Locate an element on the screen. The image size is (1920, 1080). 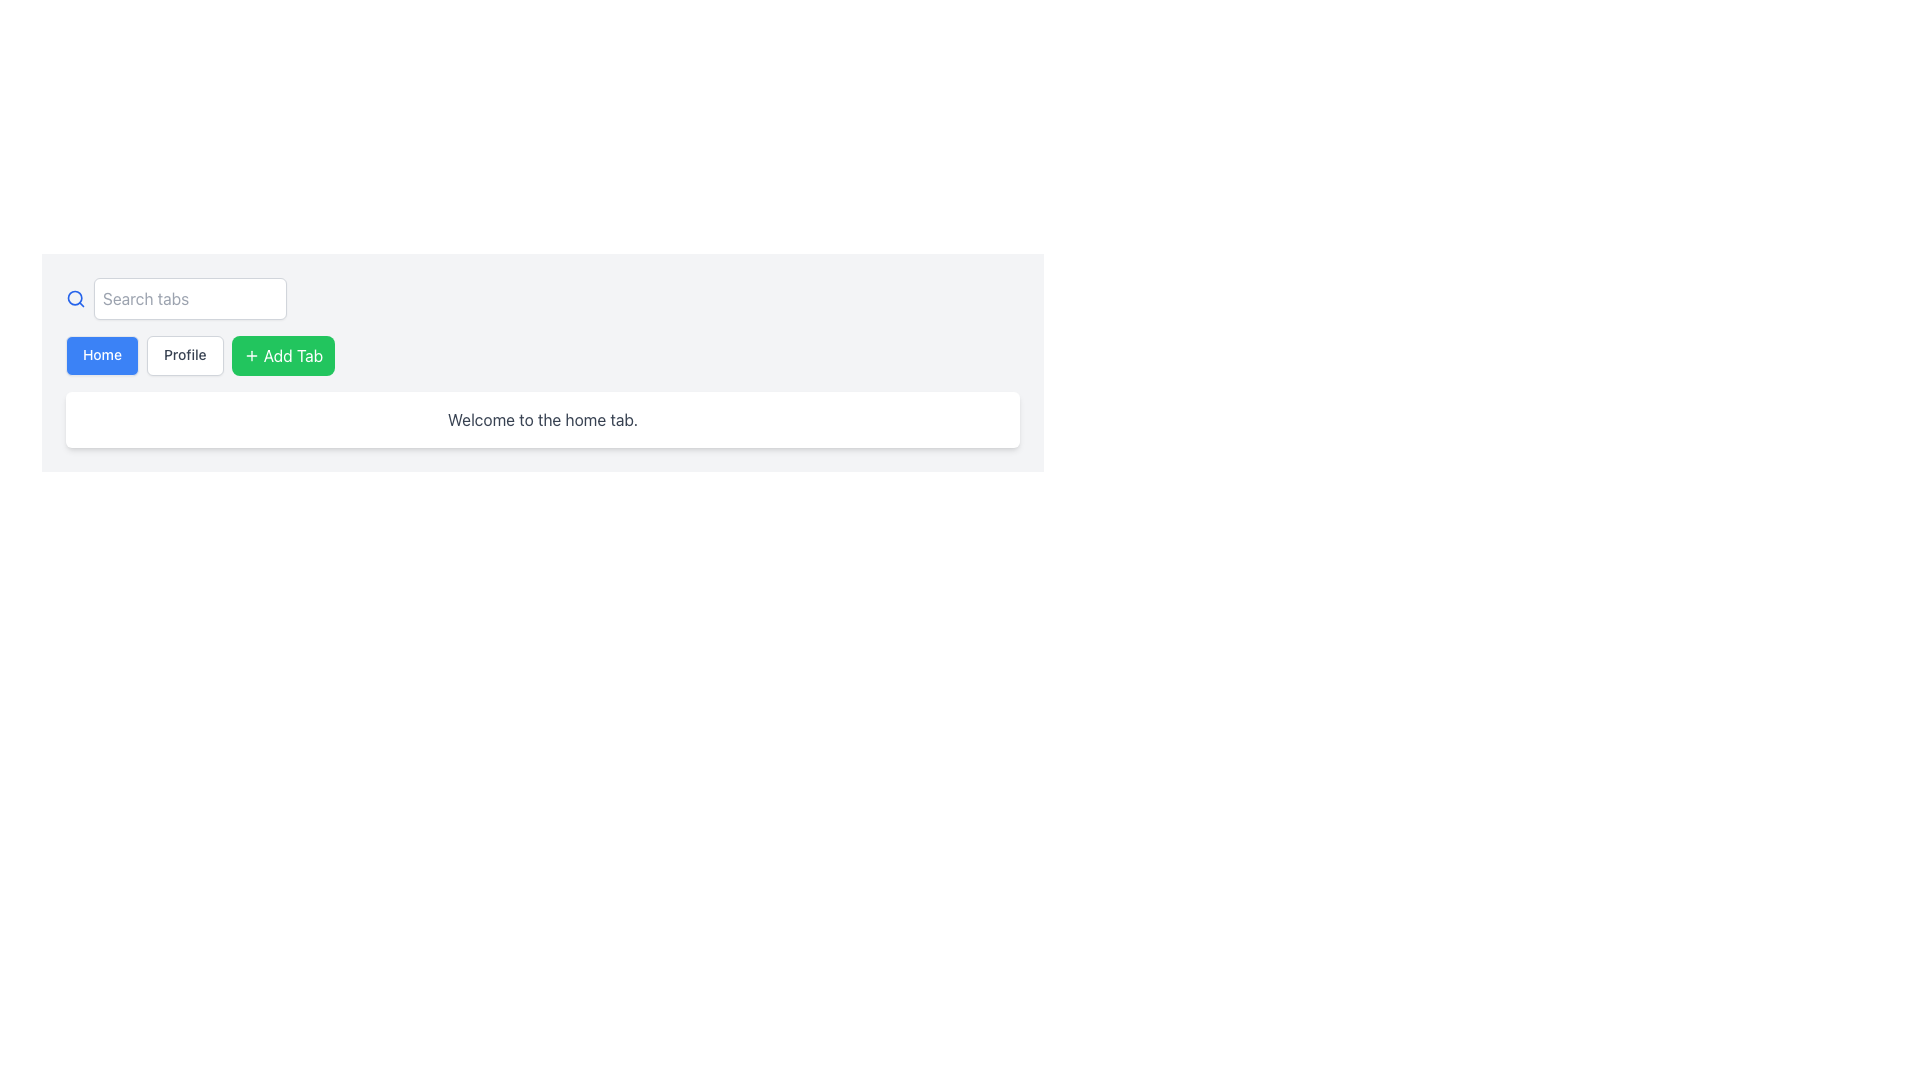
the static text label that provides context for the currently selected 'Home' tab, which is located in a white box beneath the navigation tabs is located at coordinates (542, 419).